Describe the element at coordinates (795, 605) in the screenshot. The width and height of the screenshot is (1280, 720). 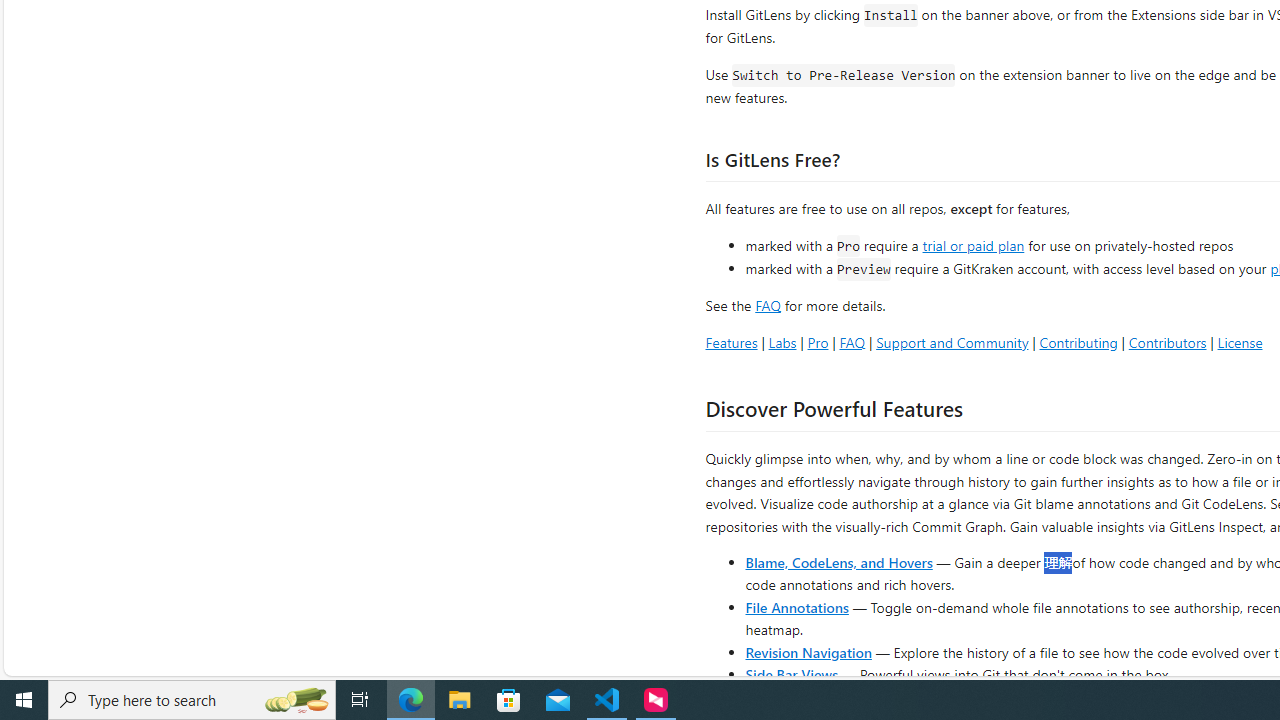
I see `'File Annotations'` at that location.